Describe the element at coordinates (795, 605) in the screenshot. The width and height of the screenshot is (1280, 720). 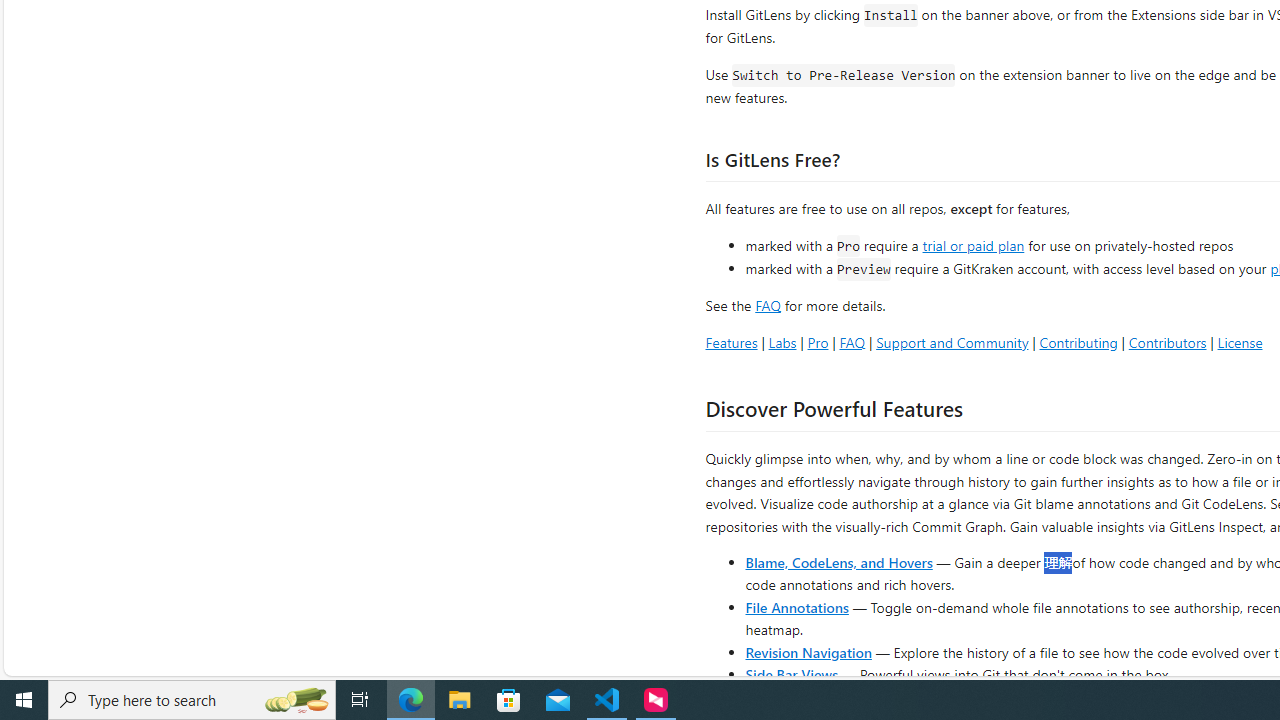
I see `'File Annotations'` at that location.